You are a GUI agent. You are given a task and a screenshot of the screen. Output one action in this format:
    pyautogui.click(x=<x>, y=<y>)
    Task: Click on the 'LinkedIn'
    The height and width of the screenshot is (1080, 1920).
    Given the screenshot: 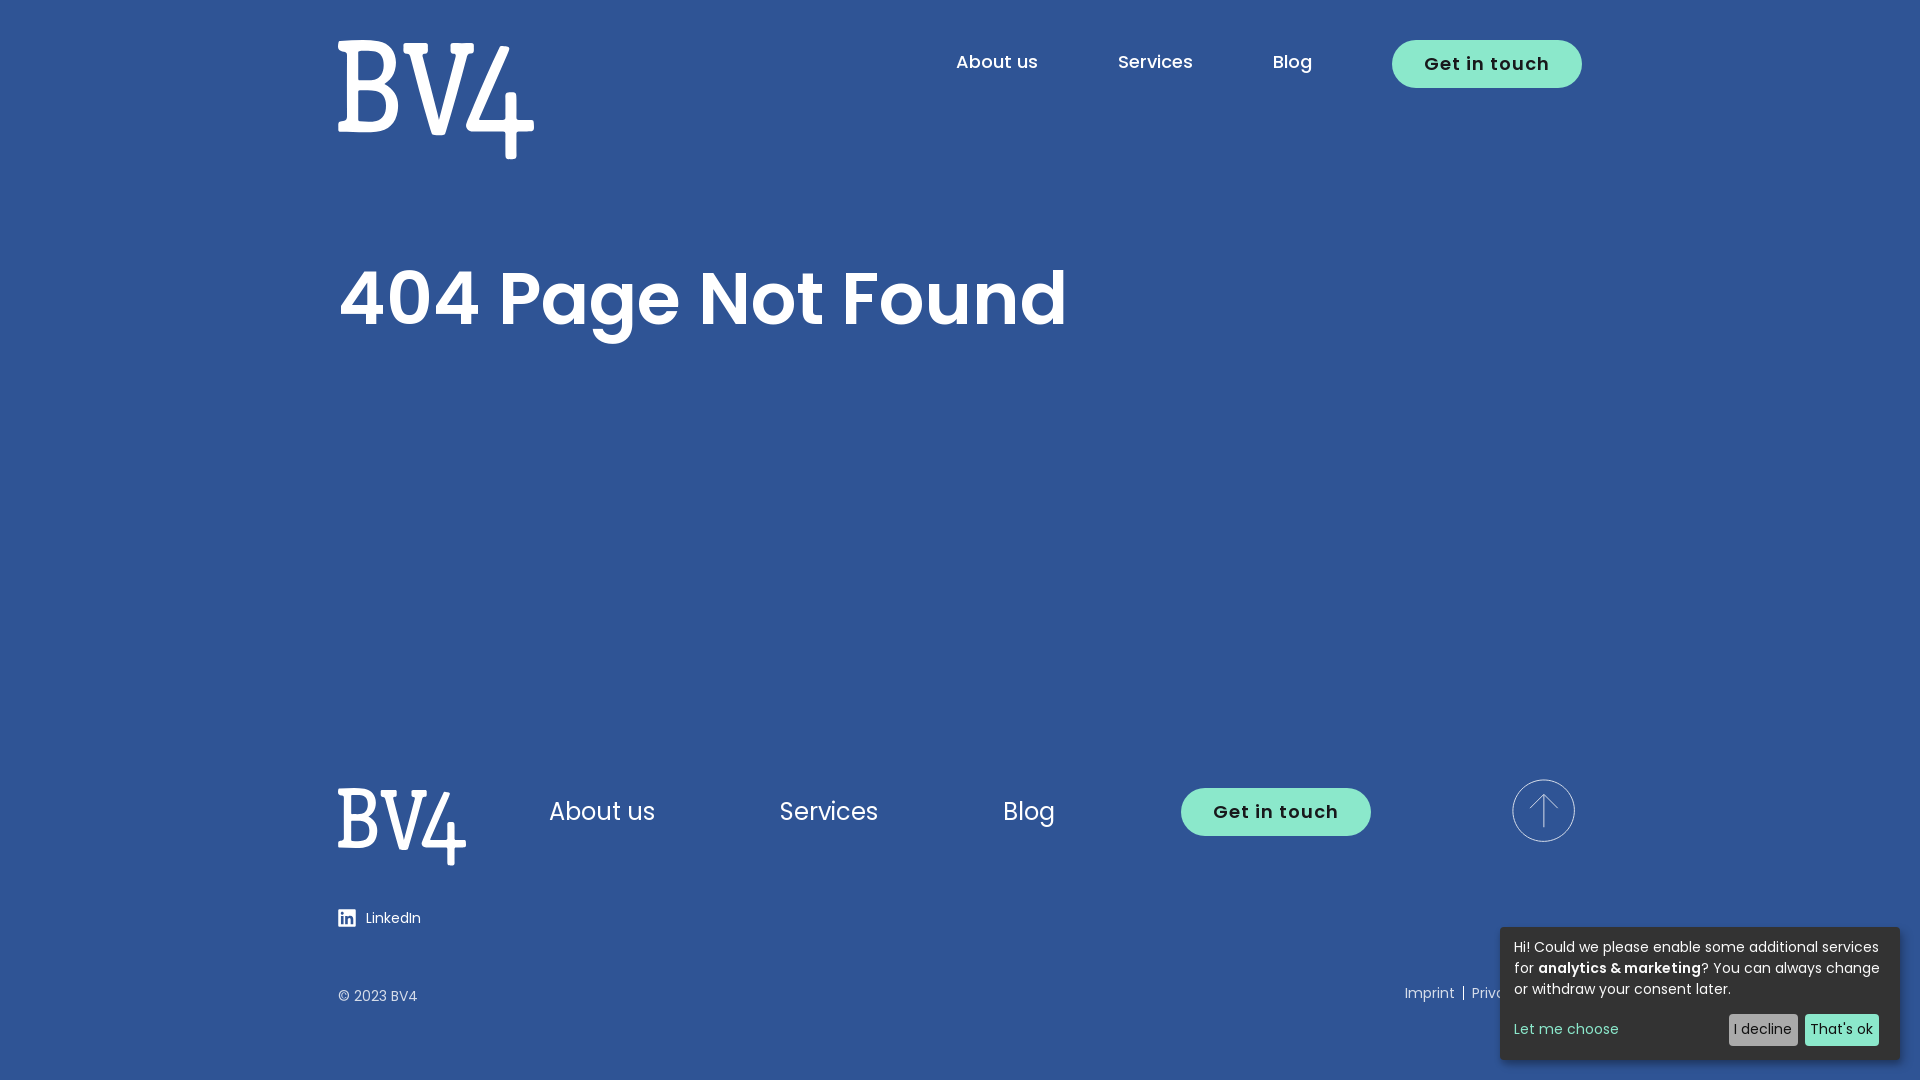 What is the action you would take?
    pyautogui.click(x=379, y=918)
    